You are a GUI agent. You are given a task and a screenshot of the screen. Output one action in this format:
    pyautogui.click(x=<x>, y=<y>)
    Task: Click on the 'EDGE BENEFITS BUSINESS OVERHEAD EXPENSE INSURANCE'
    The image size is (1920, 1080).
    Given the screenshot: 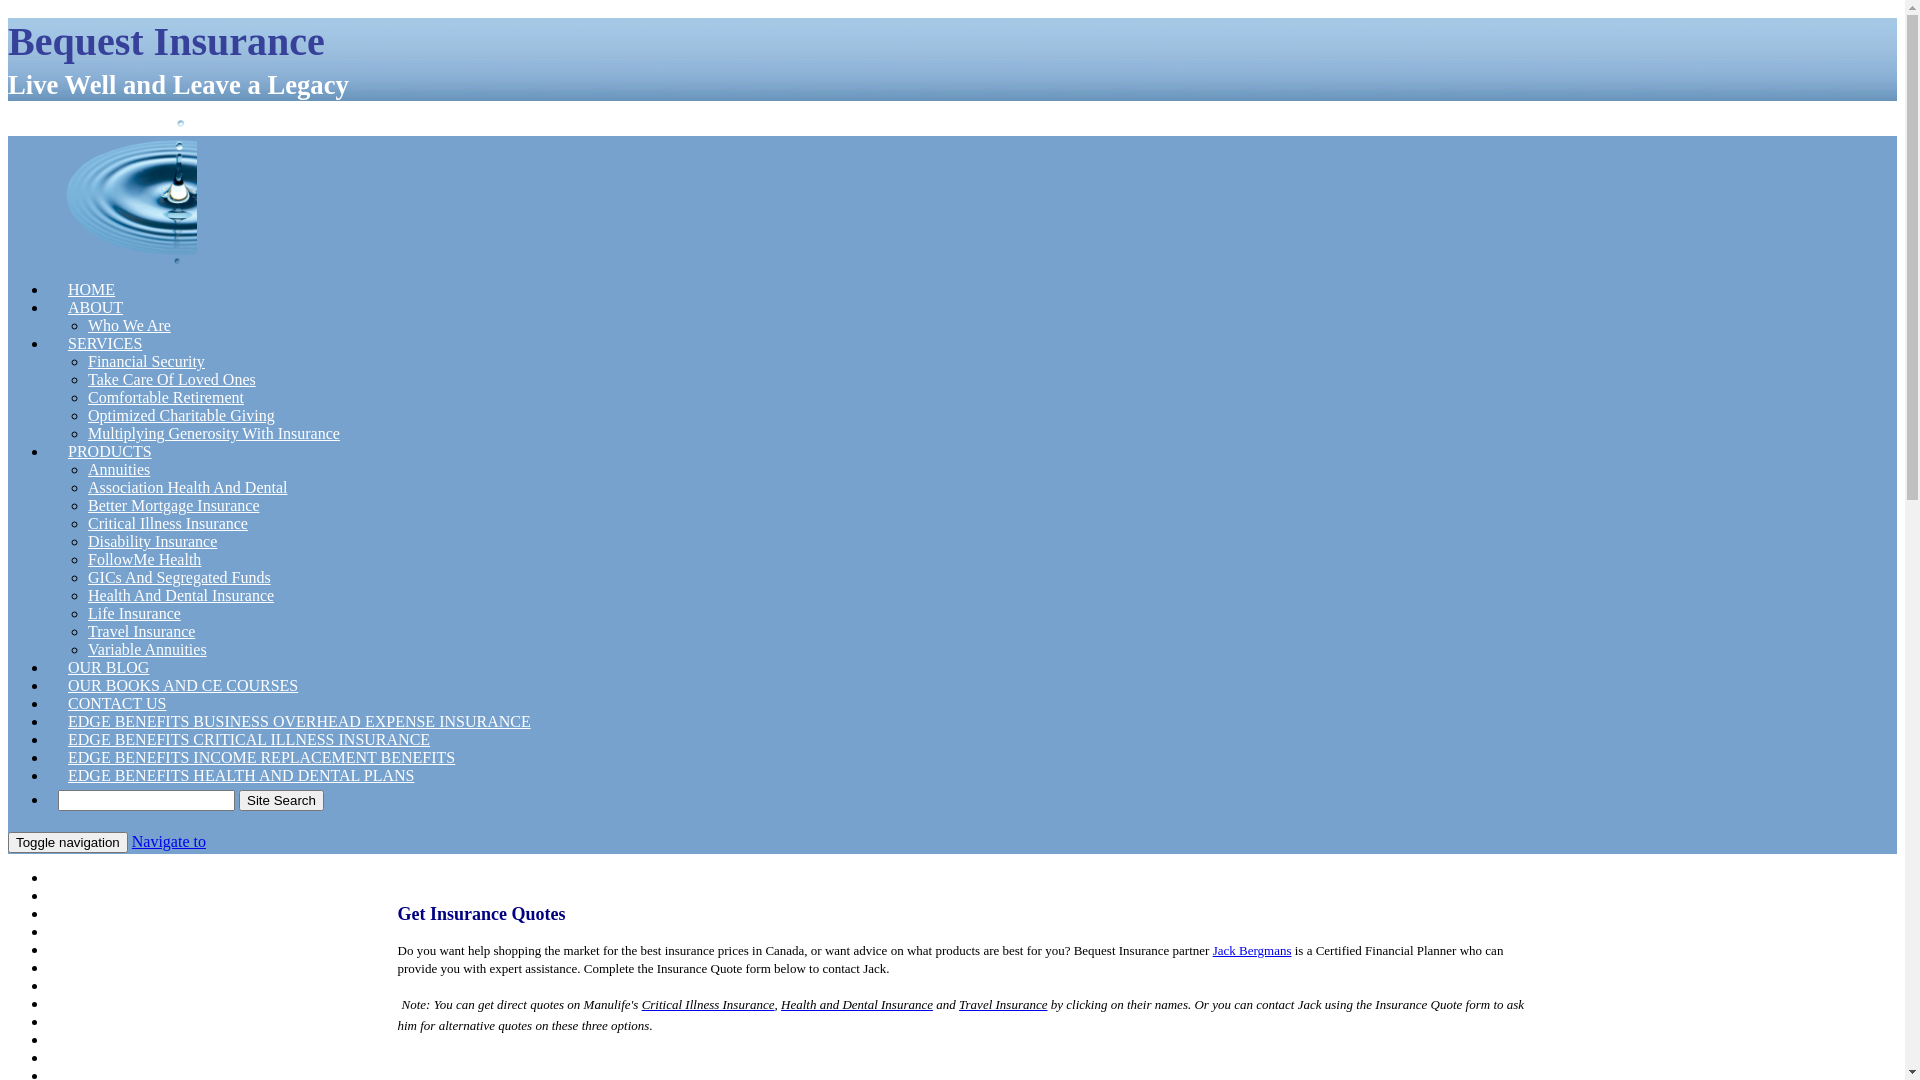 What is the action you would take?
    pyautogui.click(x=298, y=721)
    